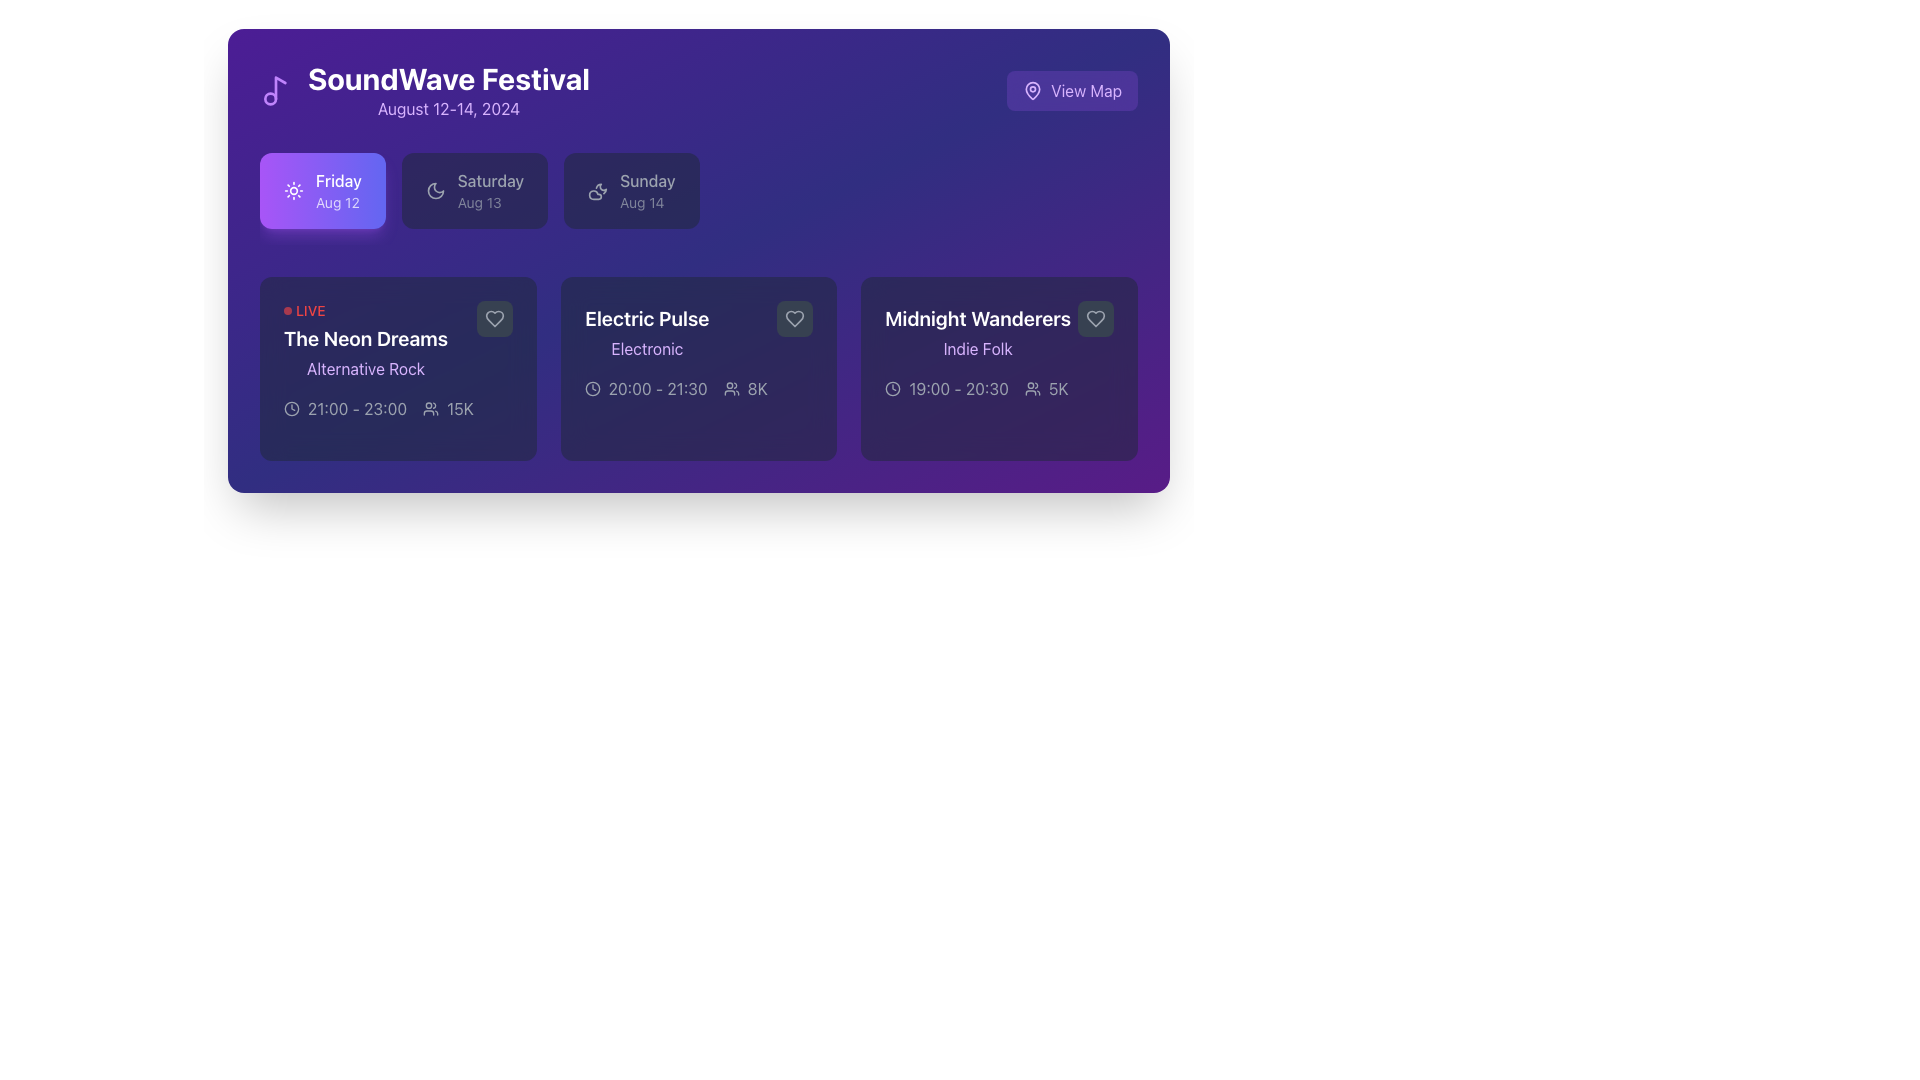  I want to click on the Label/Text Display that presents information about the live music event, so click(366, 339).